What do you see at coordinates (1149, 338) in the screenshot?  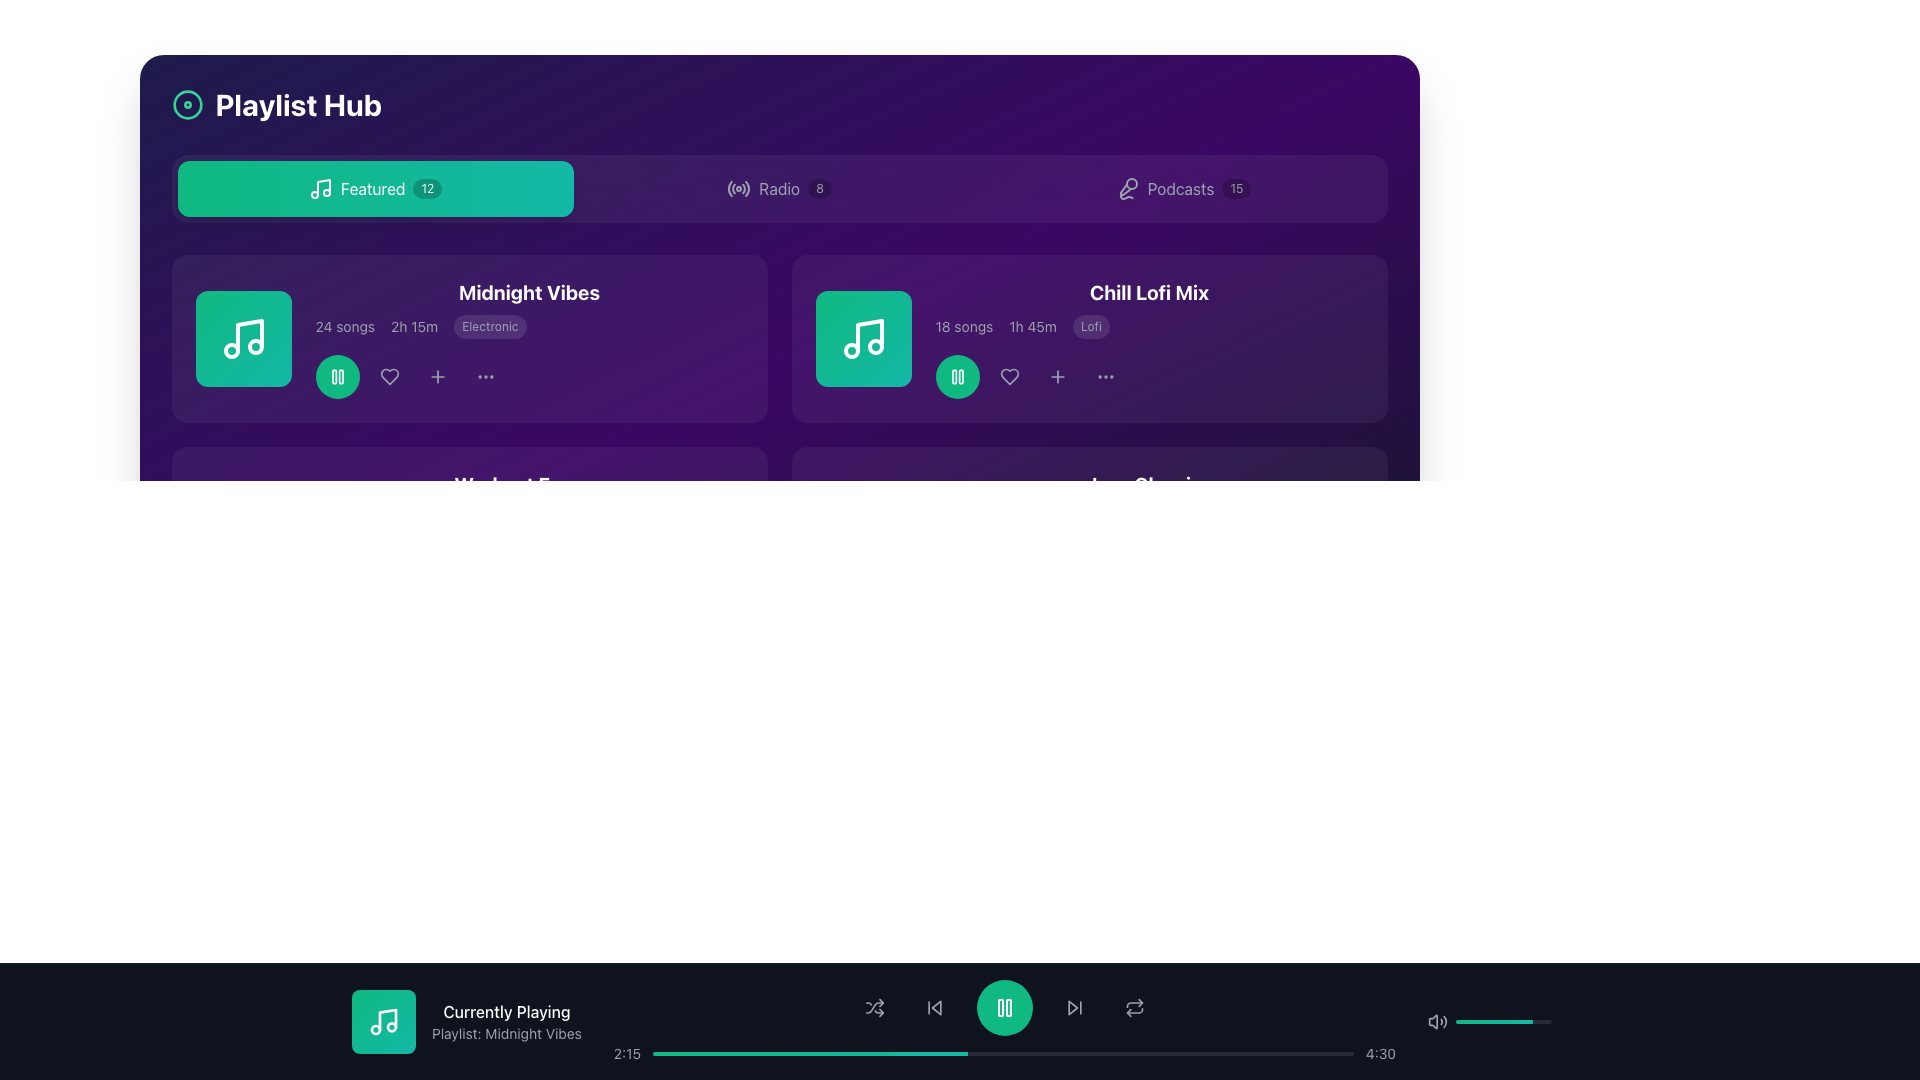 I see `the Information Display Box for the playlist 'Chill Lofi Mix' located in the second card of the 'Featured' section in the 'Playlist Hub' interface` at bounding box center [1149, 338].